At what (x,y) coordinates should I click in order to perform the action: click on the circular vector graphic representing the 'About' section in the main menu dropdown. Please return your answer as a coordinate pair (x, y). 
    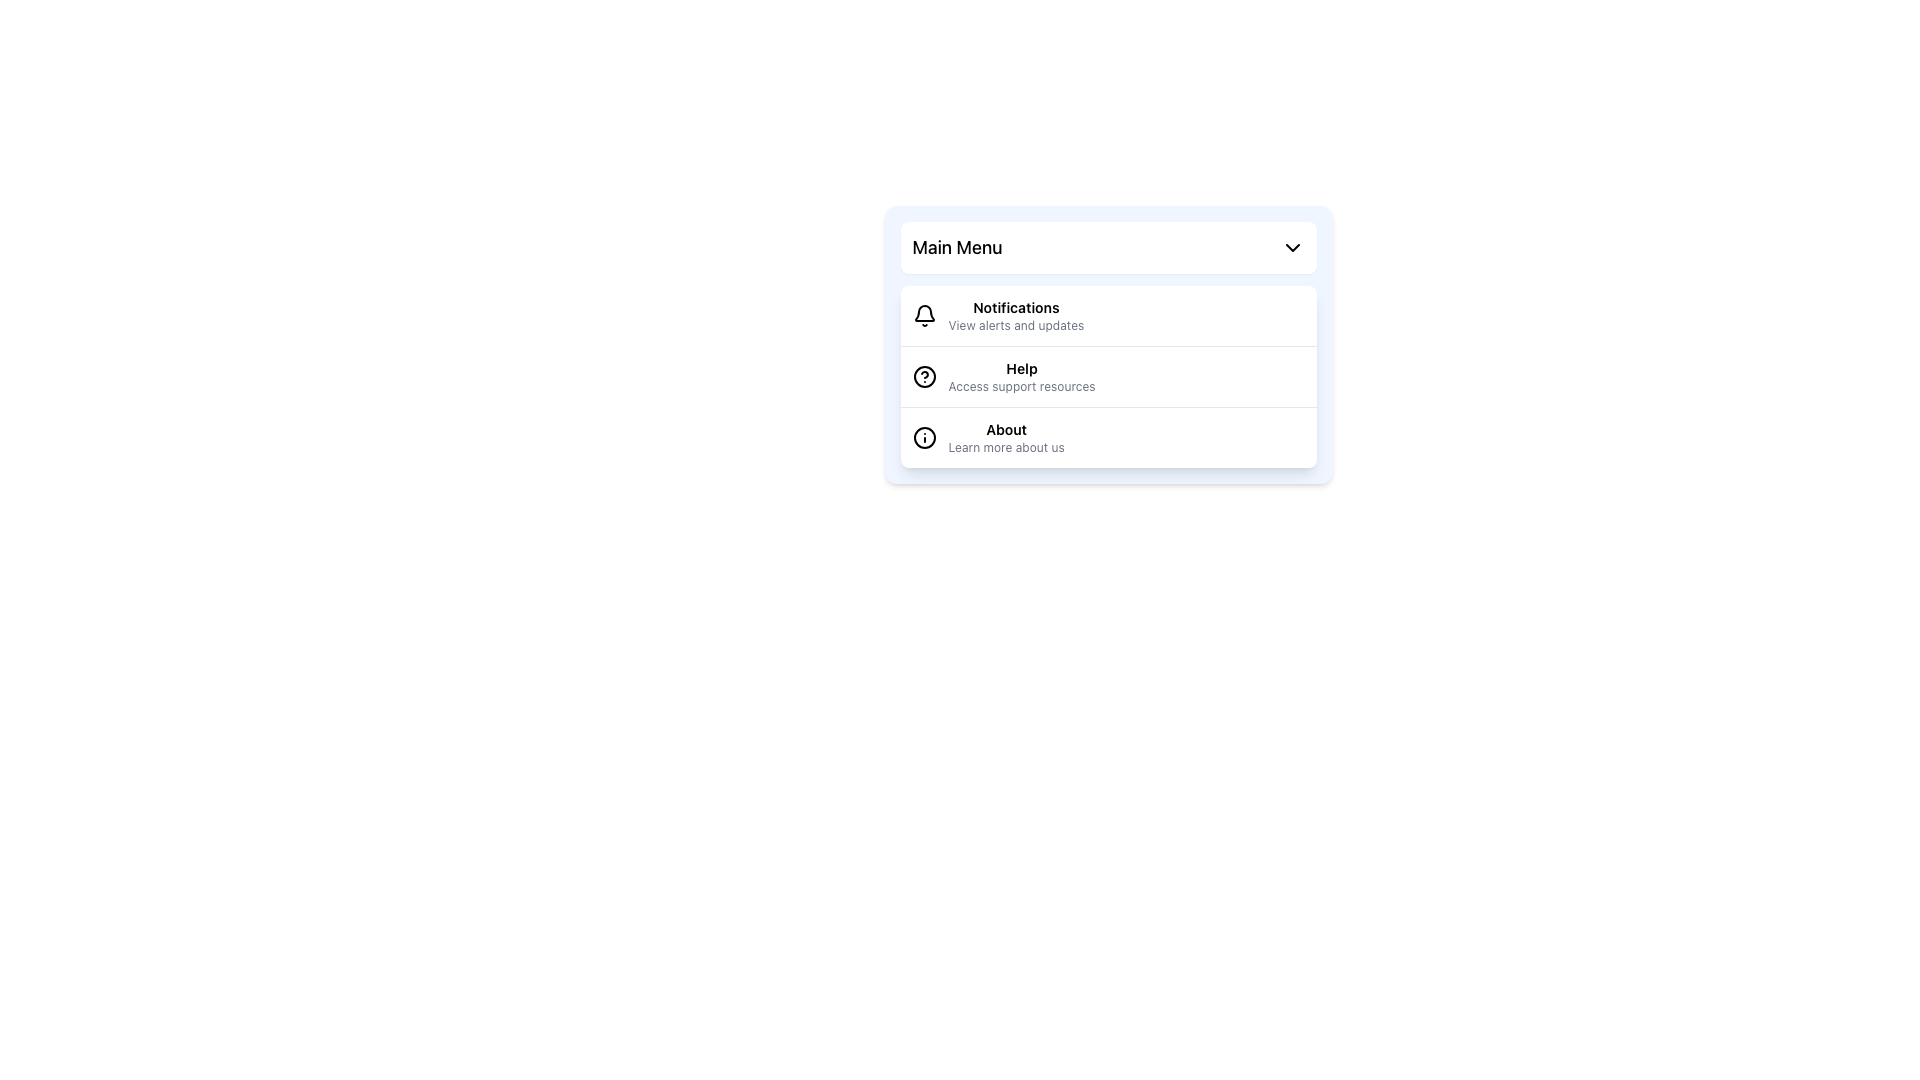
    Looking at the image, I should click on (923, 437).